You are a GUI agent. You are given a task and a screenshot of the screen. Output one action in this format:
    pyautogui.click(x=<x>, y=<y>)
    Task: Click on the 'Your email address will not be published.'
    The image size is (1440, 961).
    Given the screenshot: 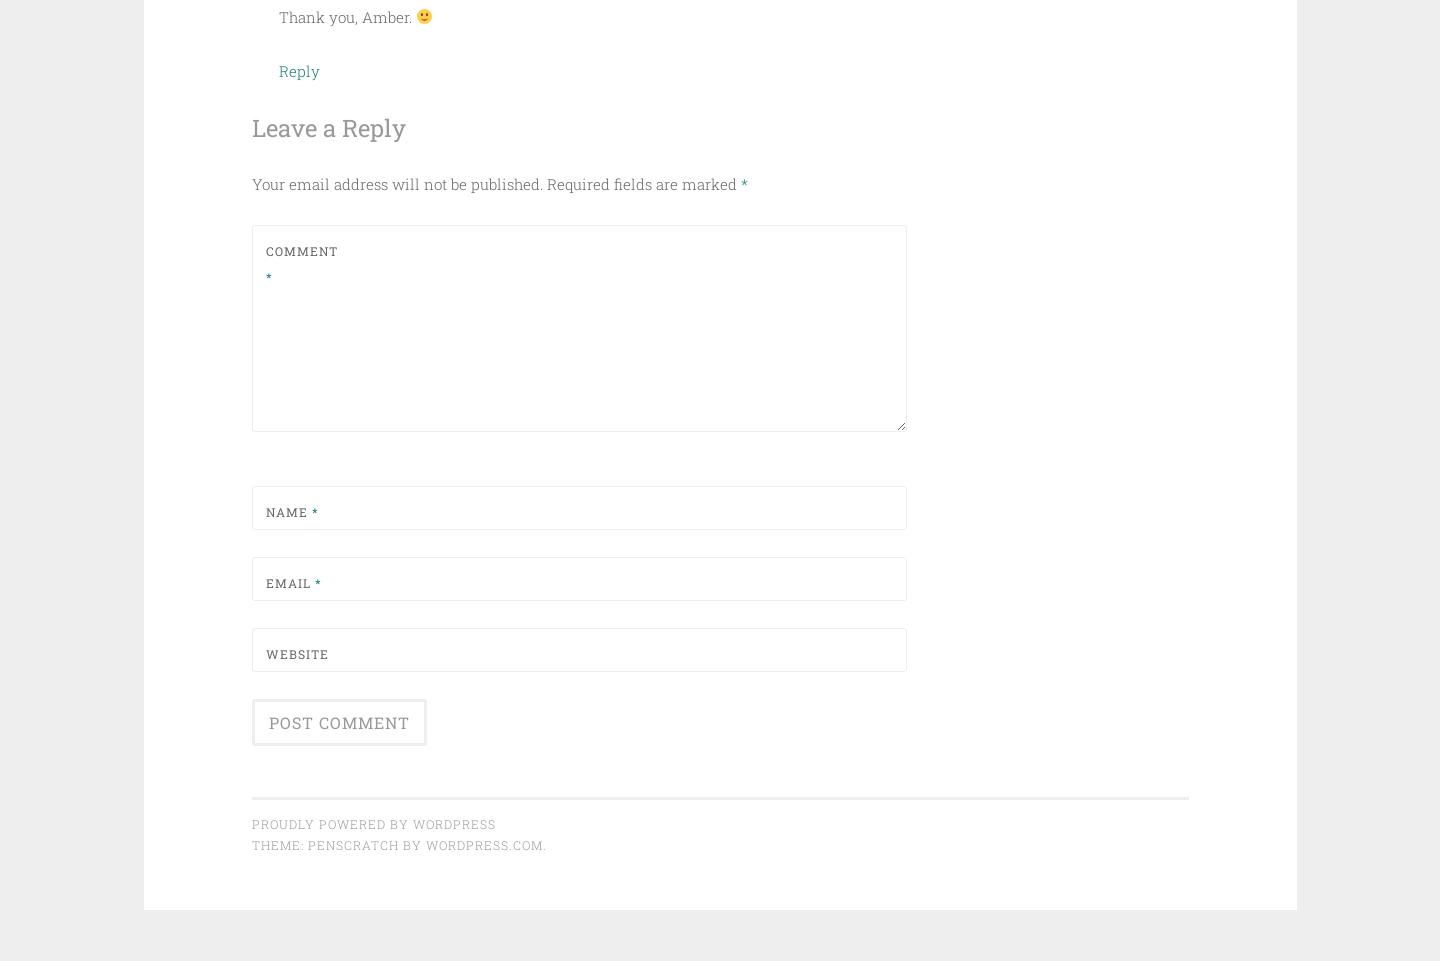 What is the action you would take?
    pyautogui.click(x=395, y=184)
    